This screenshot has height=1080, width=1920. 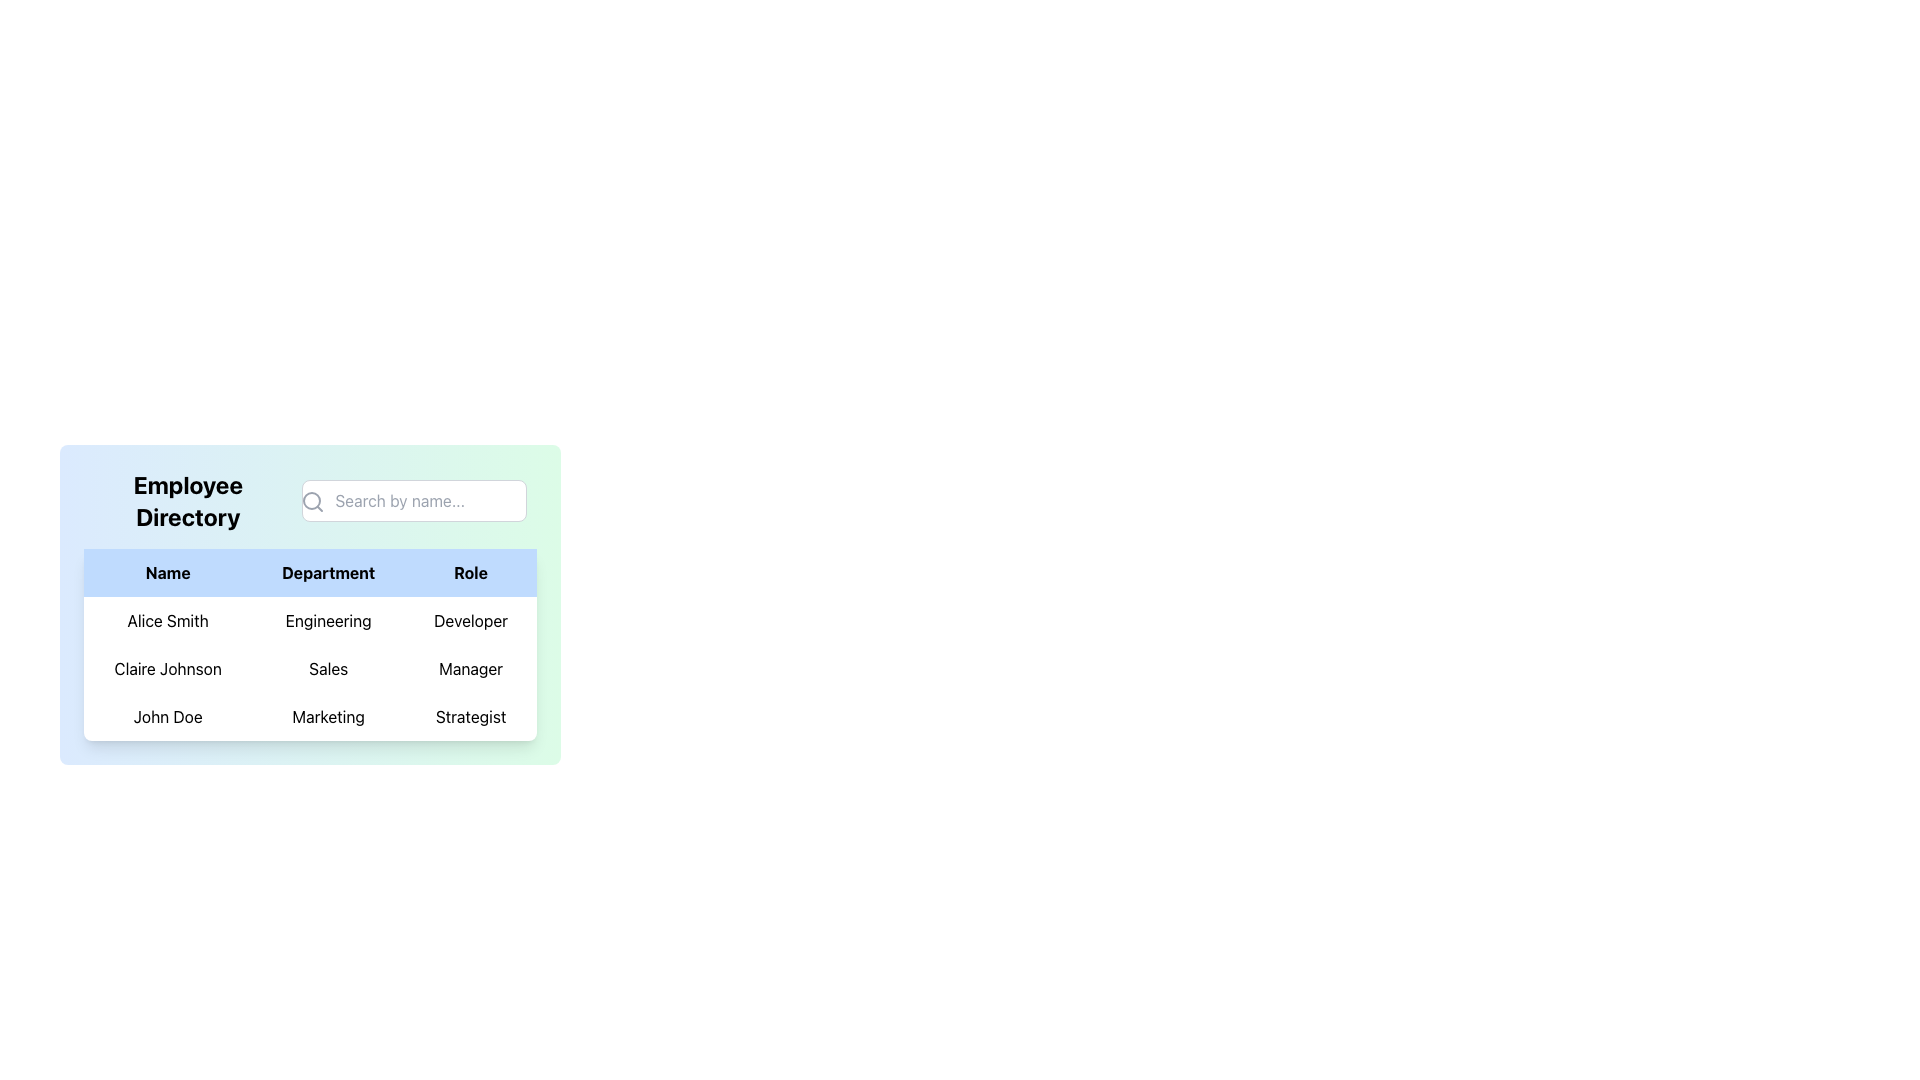 What do you see at coordinates (328, 620) in the screenshot?
I see `the static text element representing the department of 'Alice Smith' in the employee directory table` at bounding box center [328, 620].